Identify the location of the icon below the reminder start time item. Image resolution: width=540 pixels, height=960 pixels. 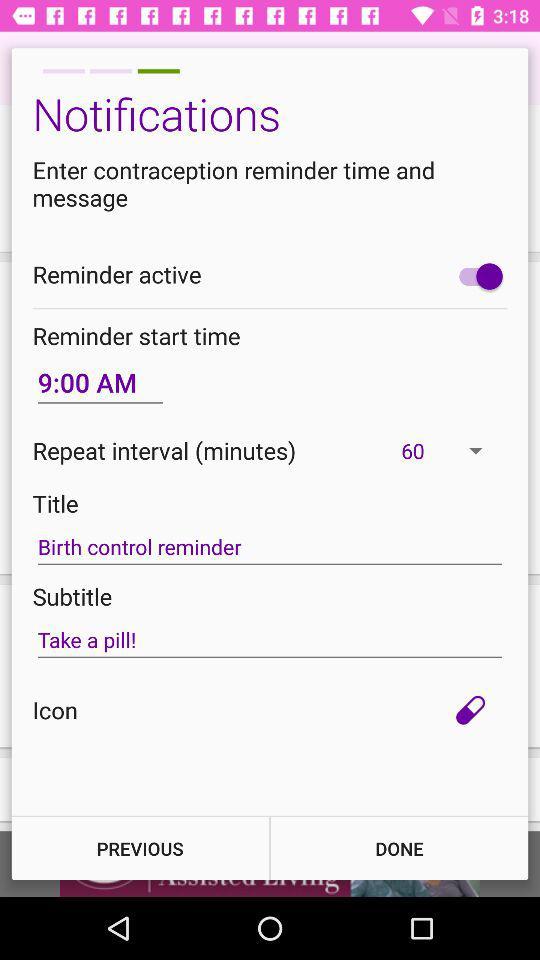
(99, 381).